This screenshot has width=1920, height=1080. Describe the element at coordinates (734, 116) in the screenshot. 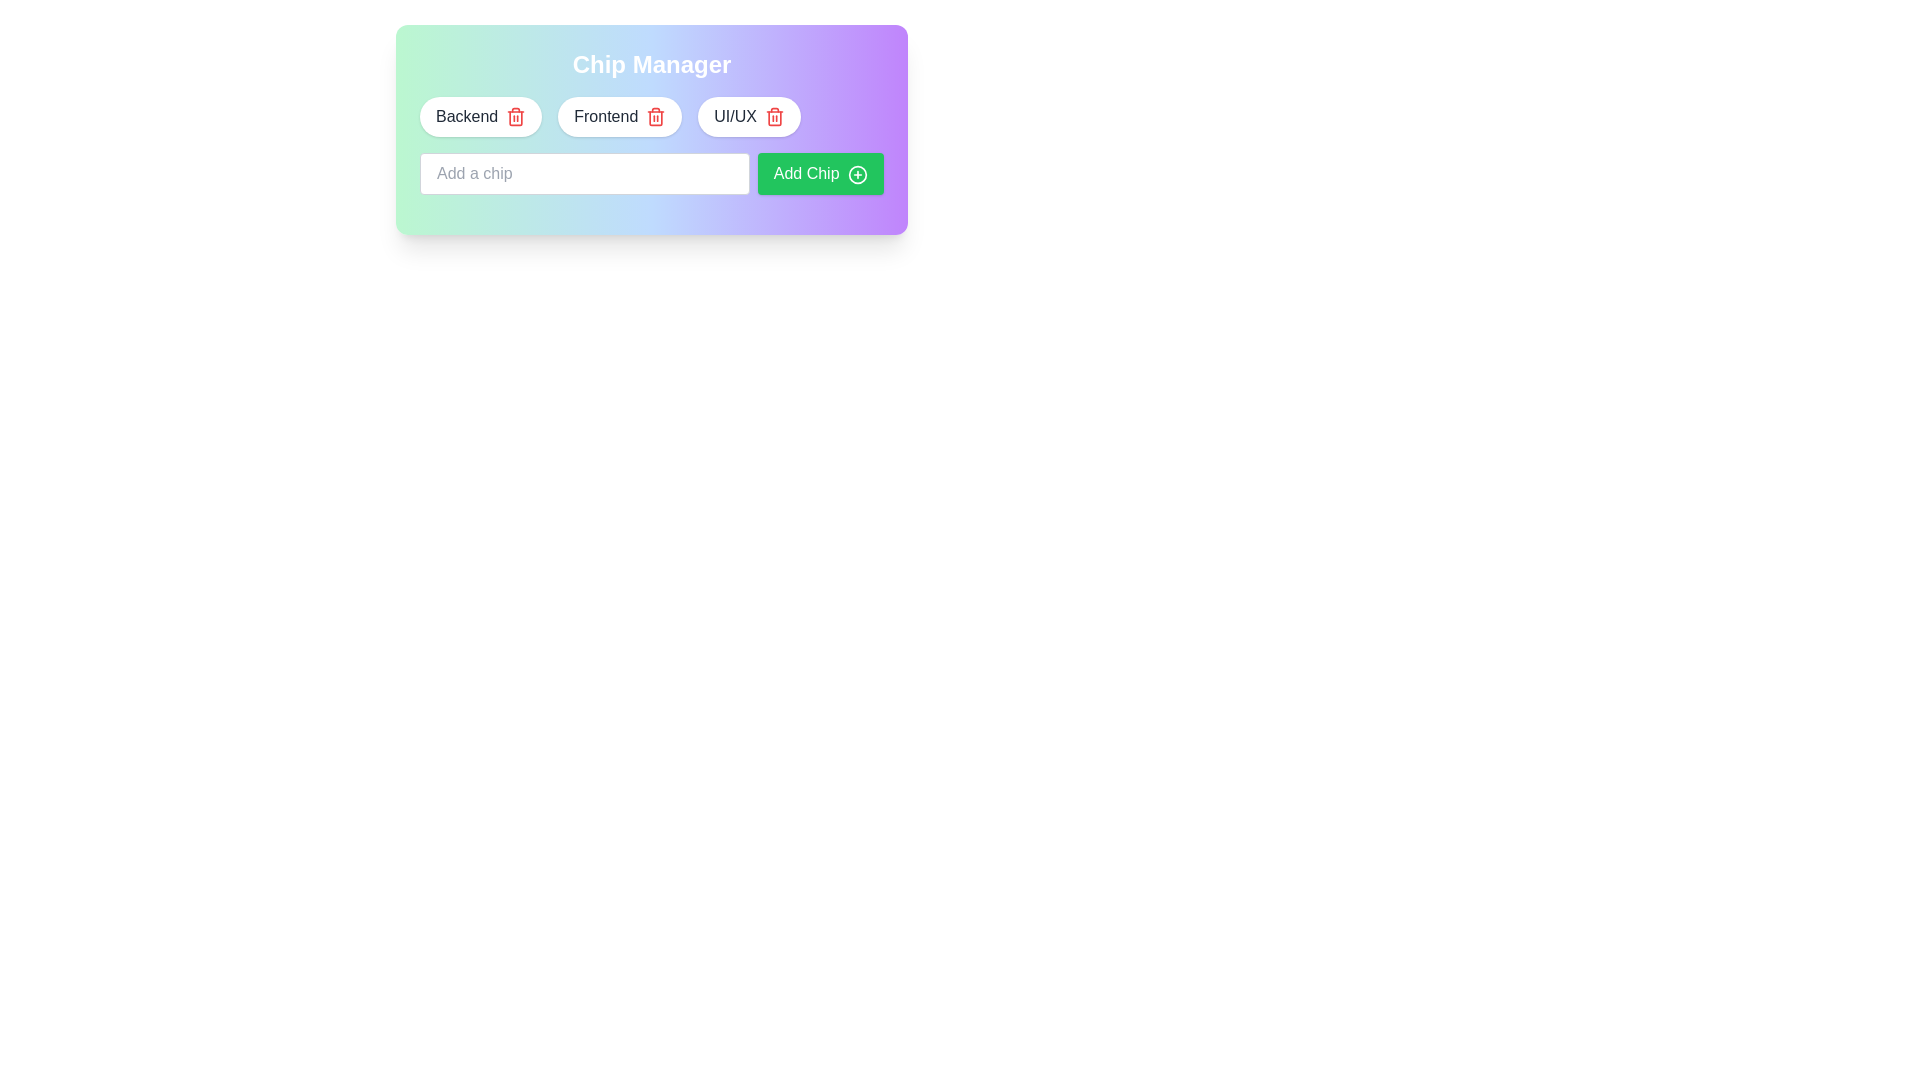

I see `the Text label 'UI/UX' within the third chip from the left in the 'Chip Manager' interface, which is styled in a medium gray font and contained in a rounded white chip` at that location.